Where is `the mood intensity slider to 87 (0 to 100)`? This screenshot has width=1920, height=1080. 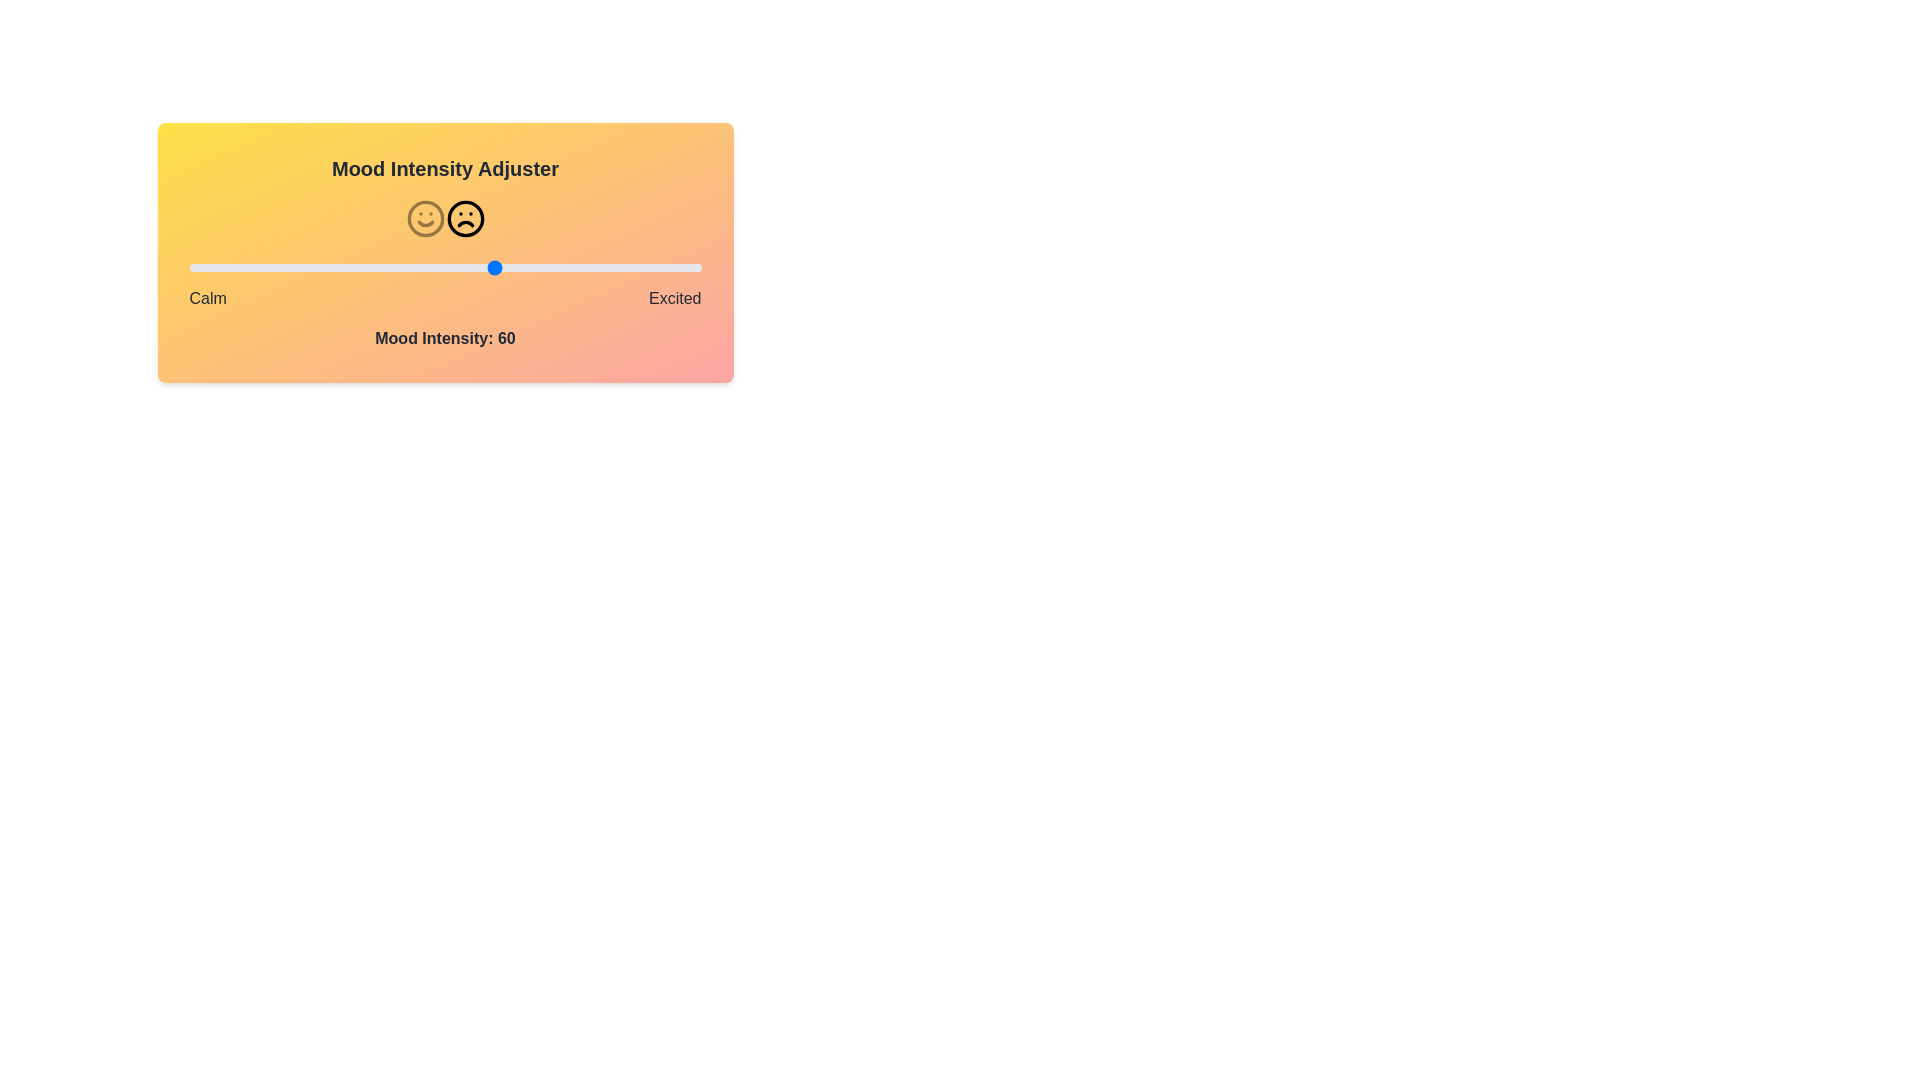 the mood intensity slider to 87 (0 to 100) is located at coordinates (633, 266).